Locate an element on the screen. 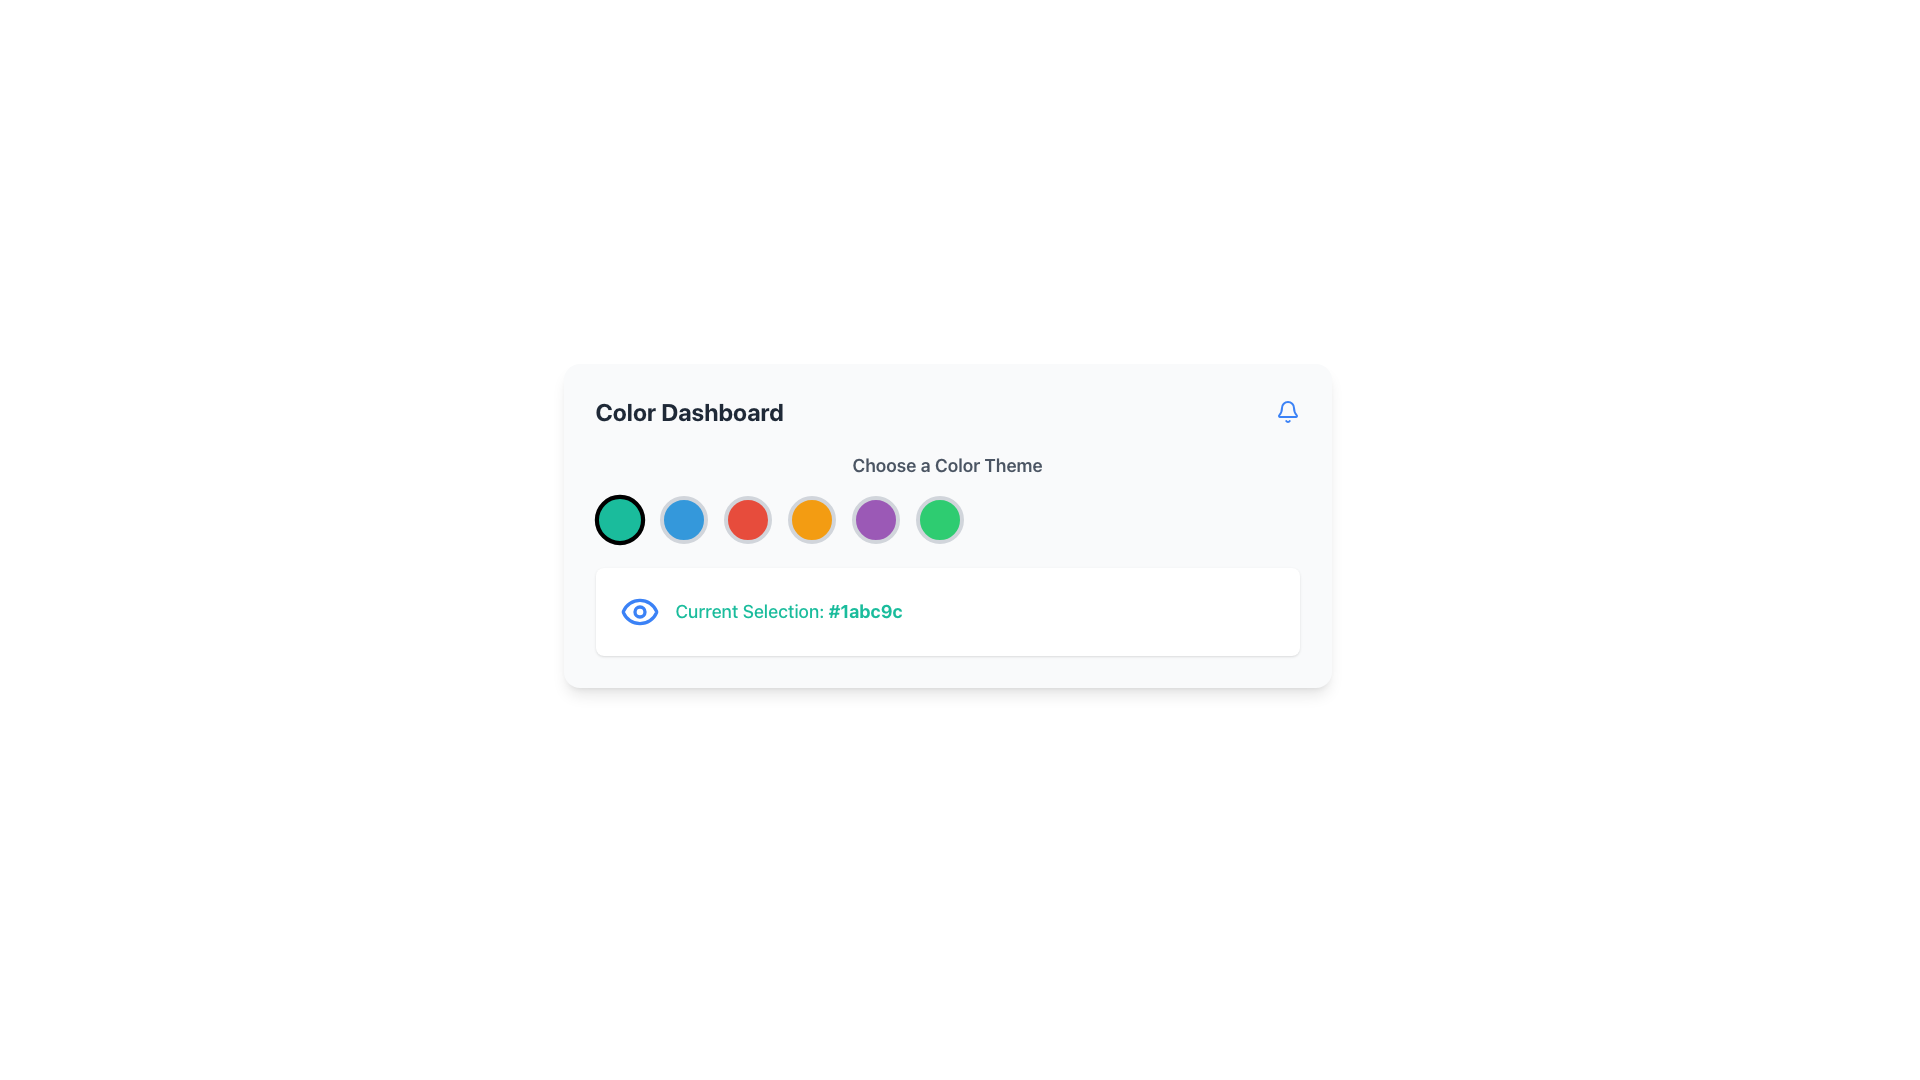 This screenshot has width=1920, height=1080. the third circular button that allows the user to select a red color theme, located under the 'Choose a Color Theme' label is located at coordinates (746, 519).